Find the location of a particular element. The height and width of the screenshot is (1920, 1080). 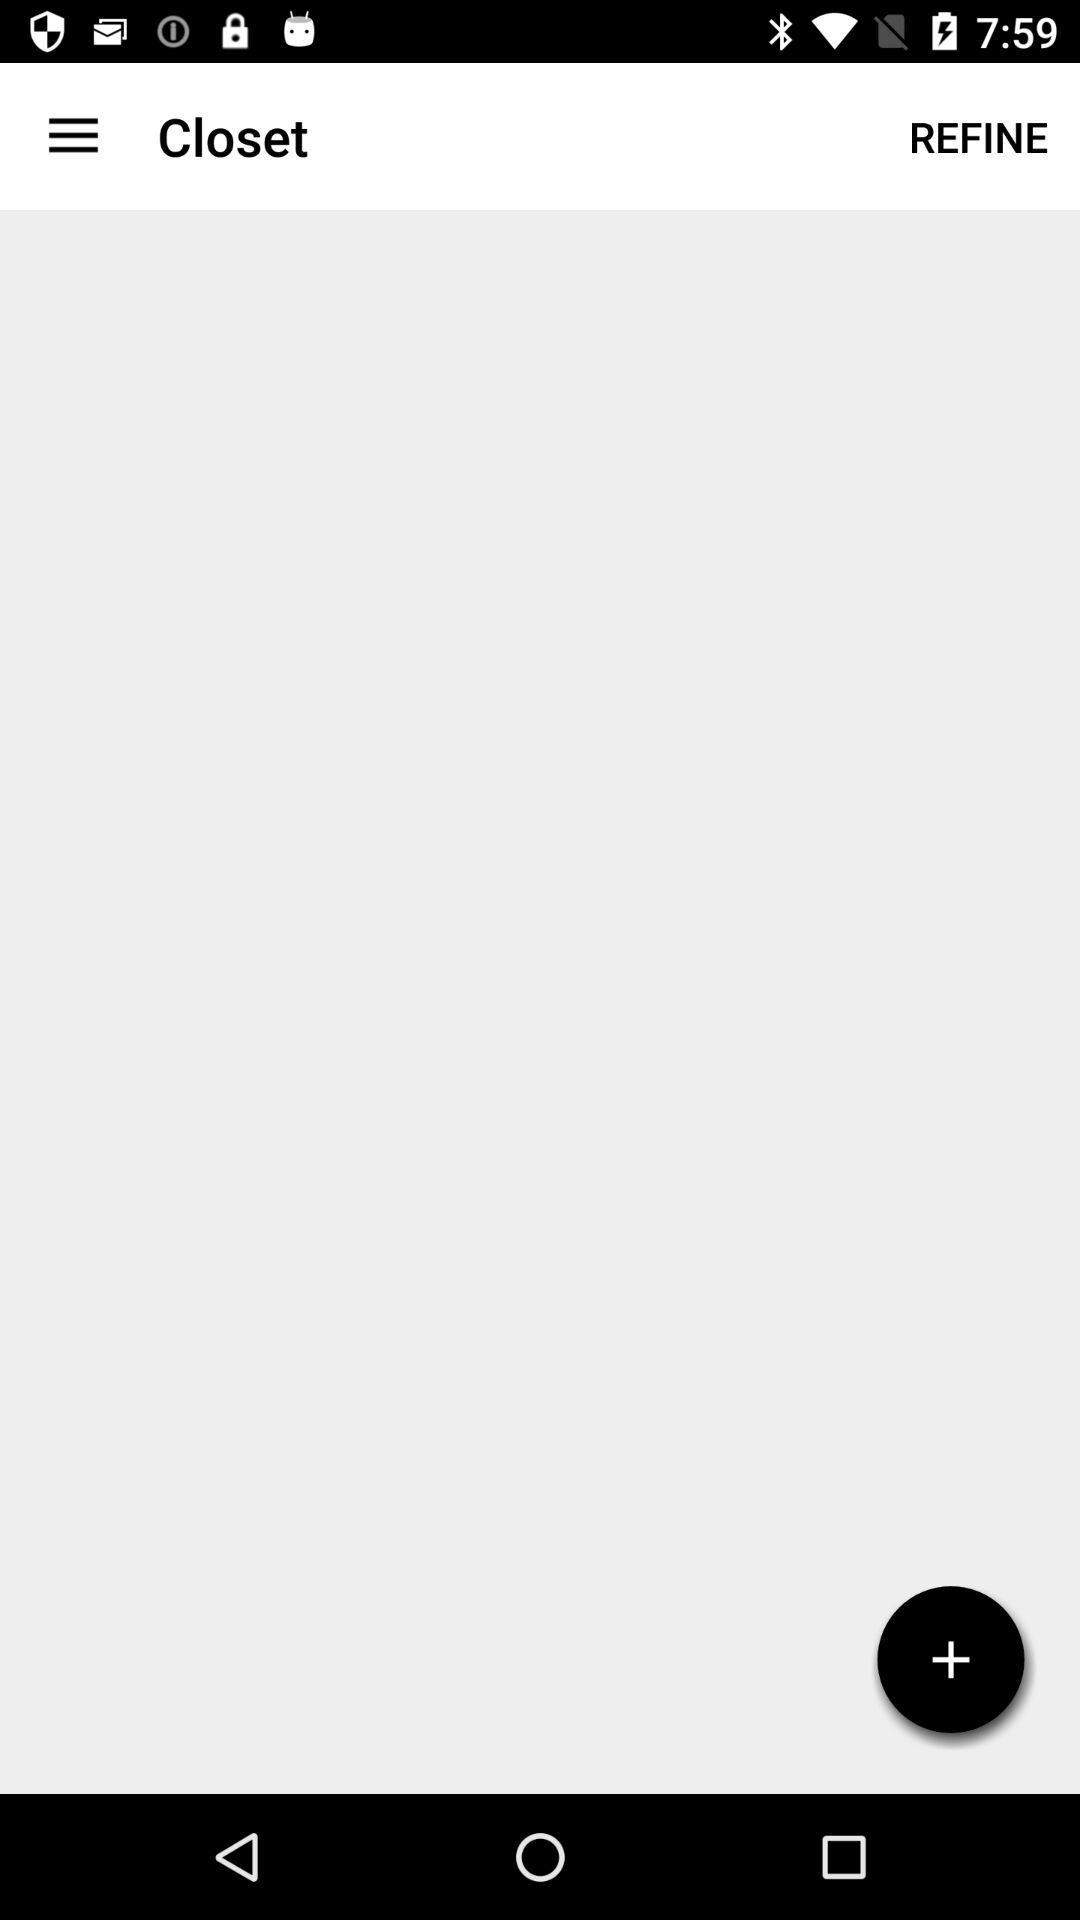

the item to the right of closet app is located at coordinates (977, 135).